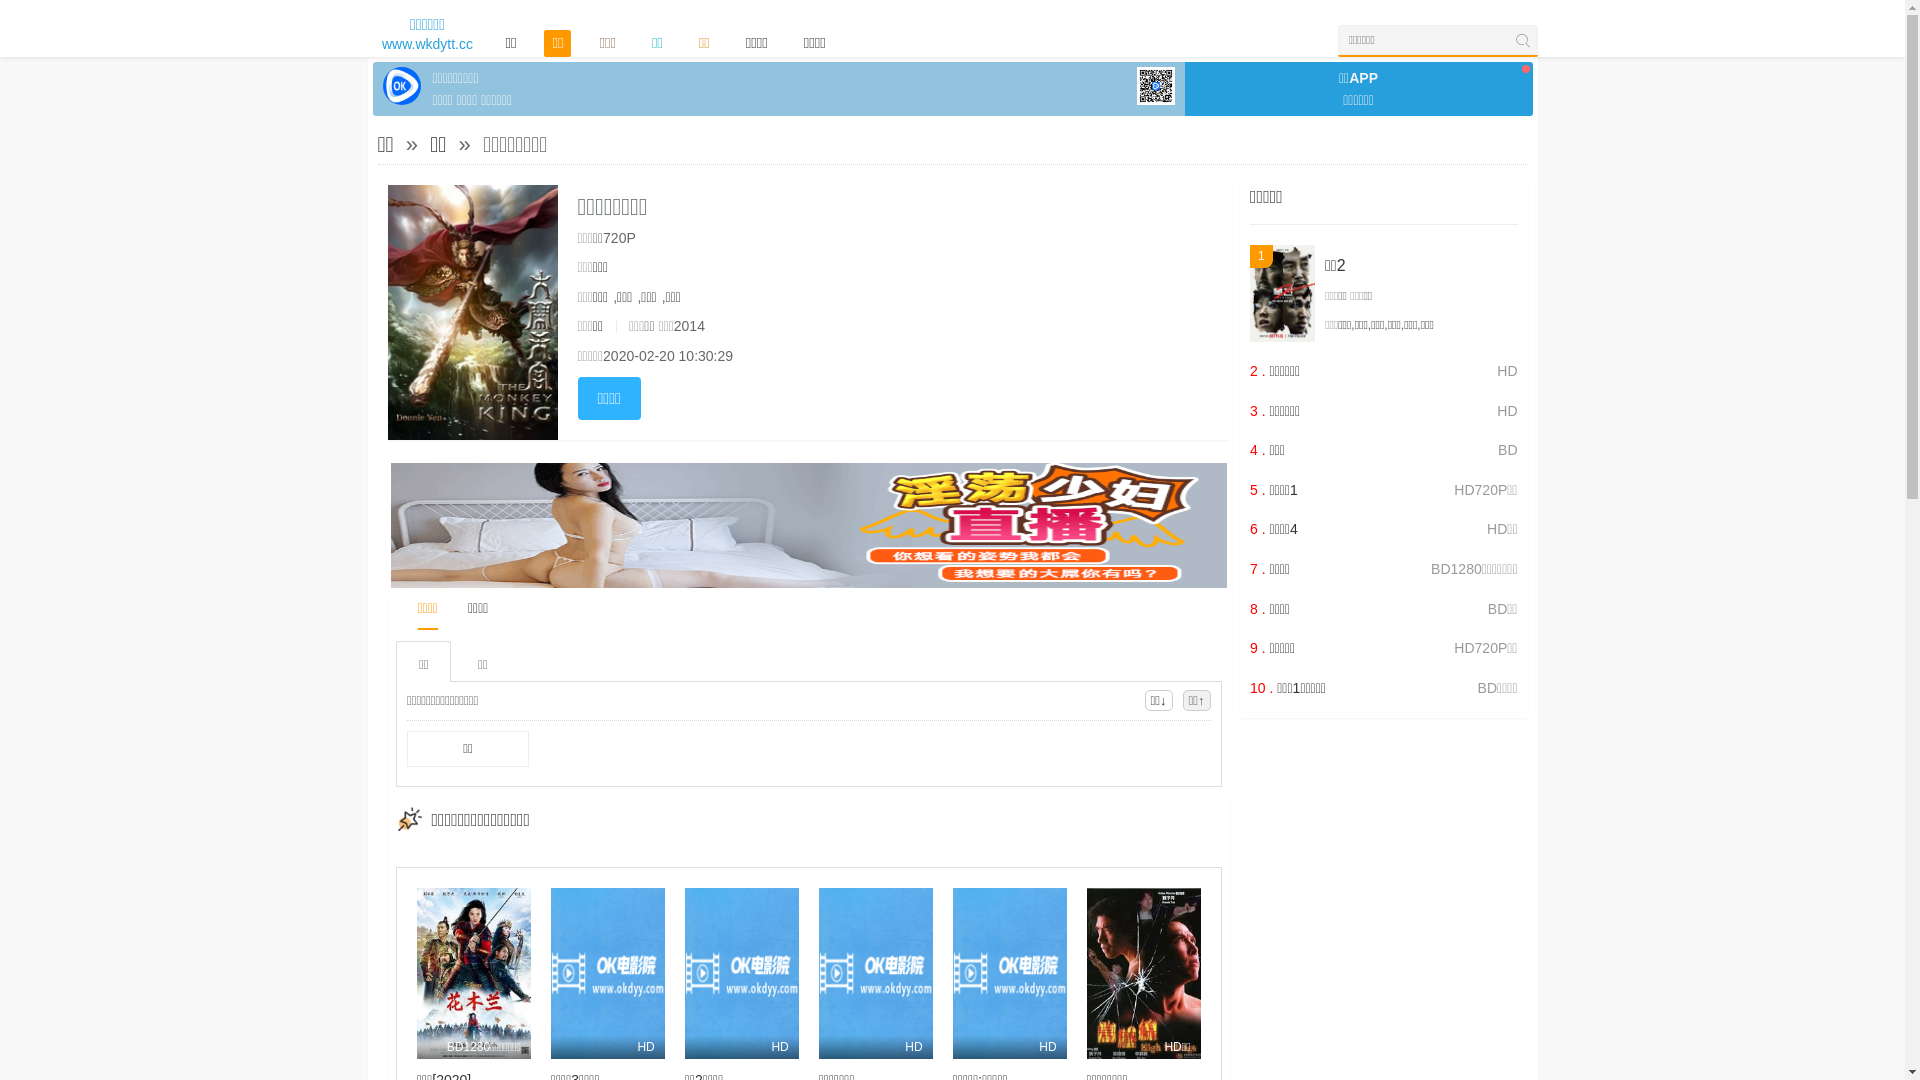  What do you see at coordinates (876, 972) in the screenshot?
I see `'HD'` at bounding box center [876, 972].